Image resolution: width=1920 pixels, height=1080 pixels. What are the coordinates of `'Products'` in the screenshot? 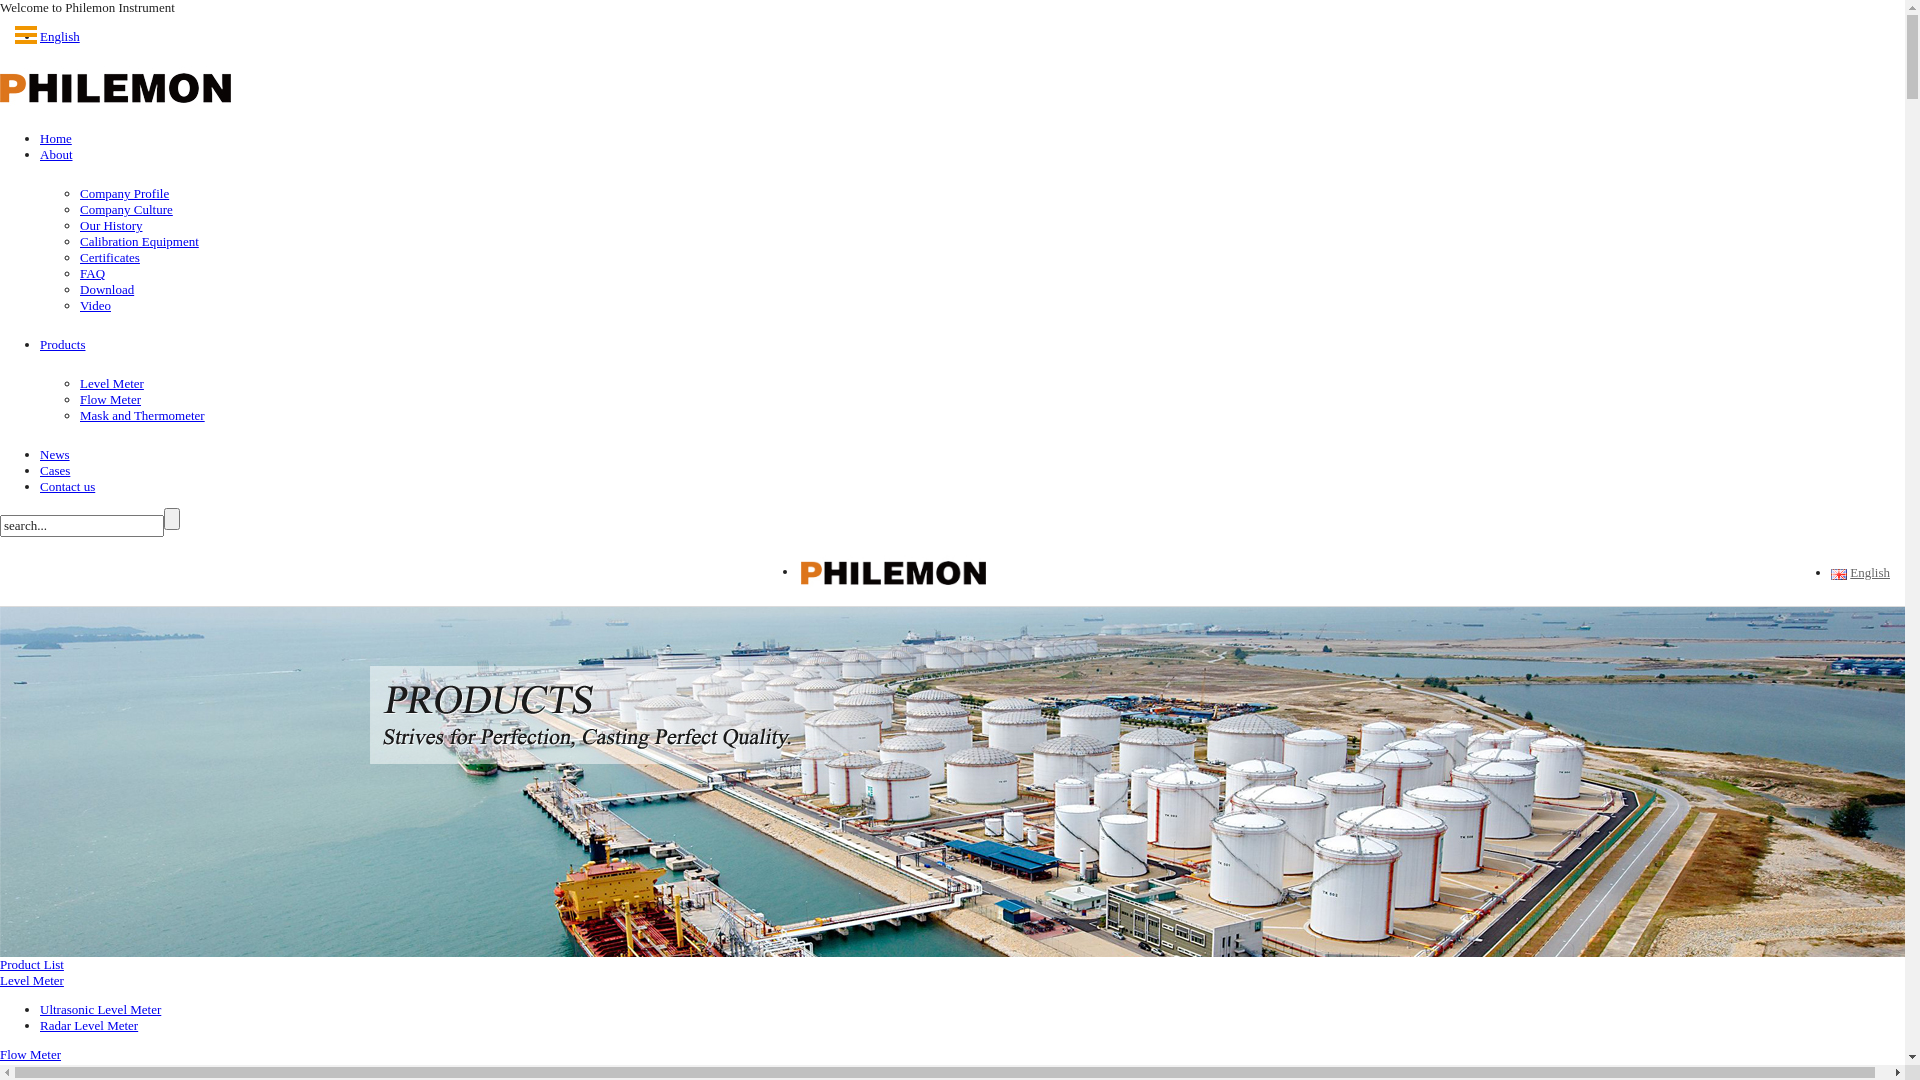 It's located at (62, 343).